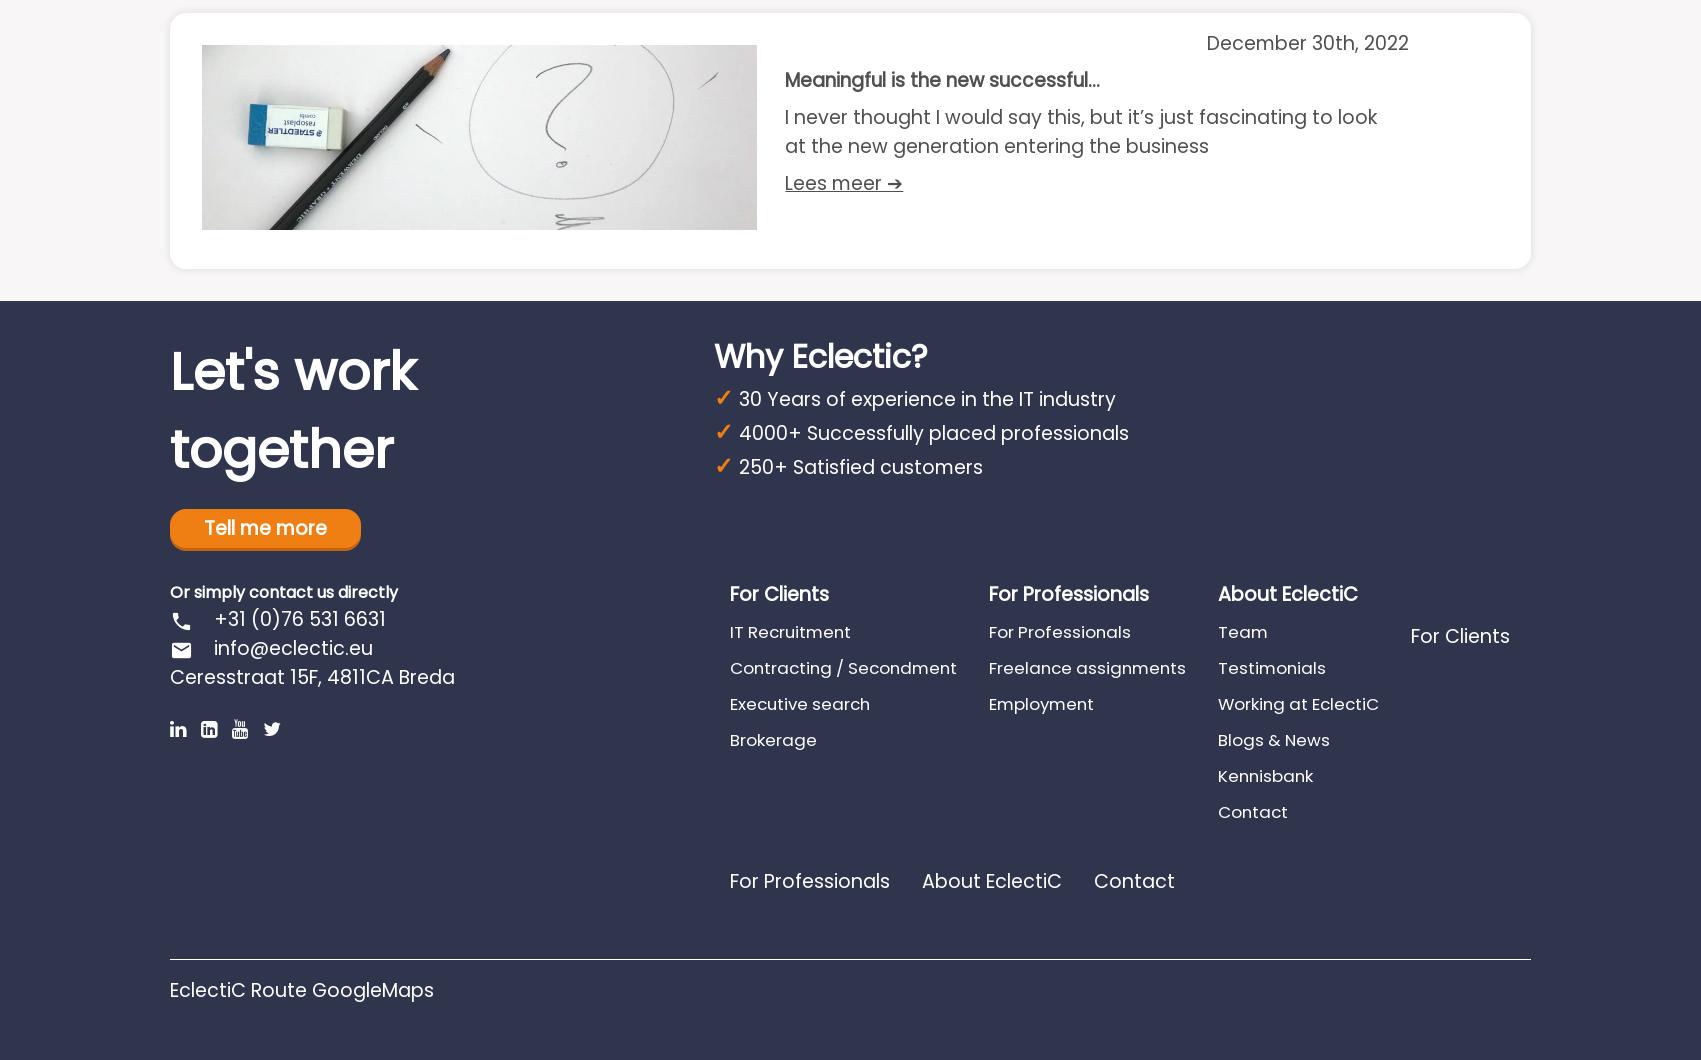 The height and width of the screenshot is (1060, 1701). Describe the element at coordinates (180, 649) in the screenshot. I see `'email'` at that location.